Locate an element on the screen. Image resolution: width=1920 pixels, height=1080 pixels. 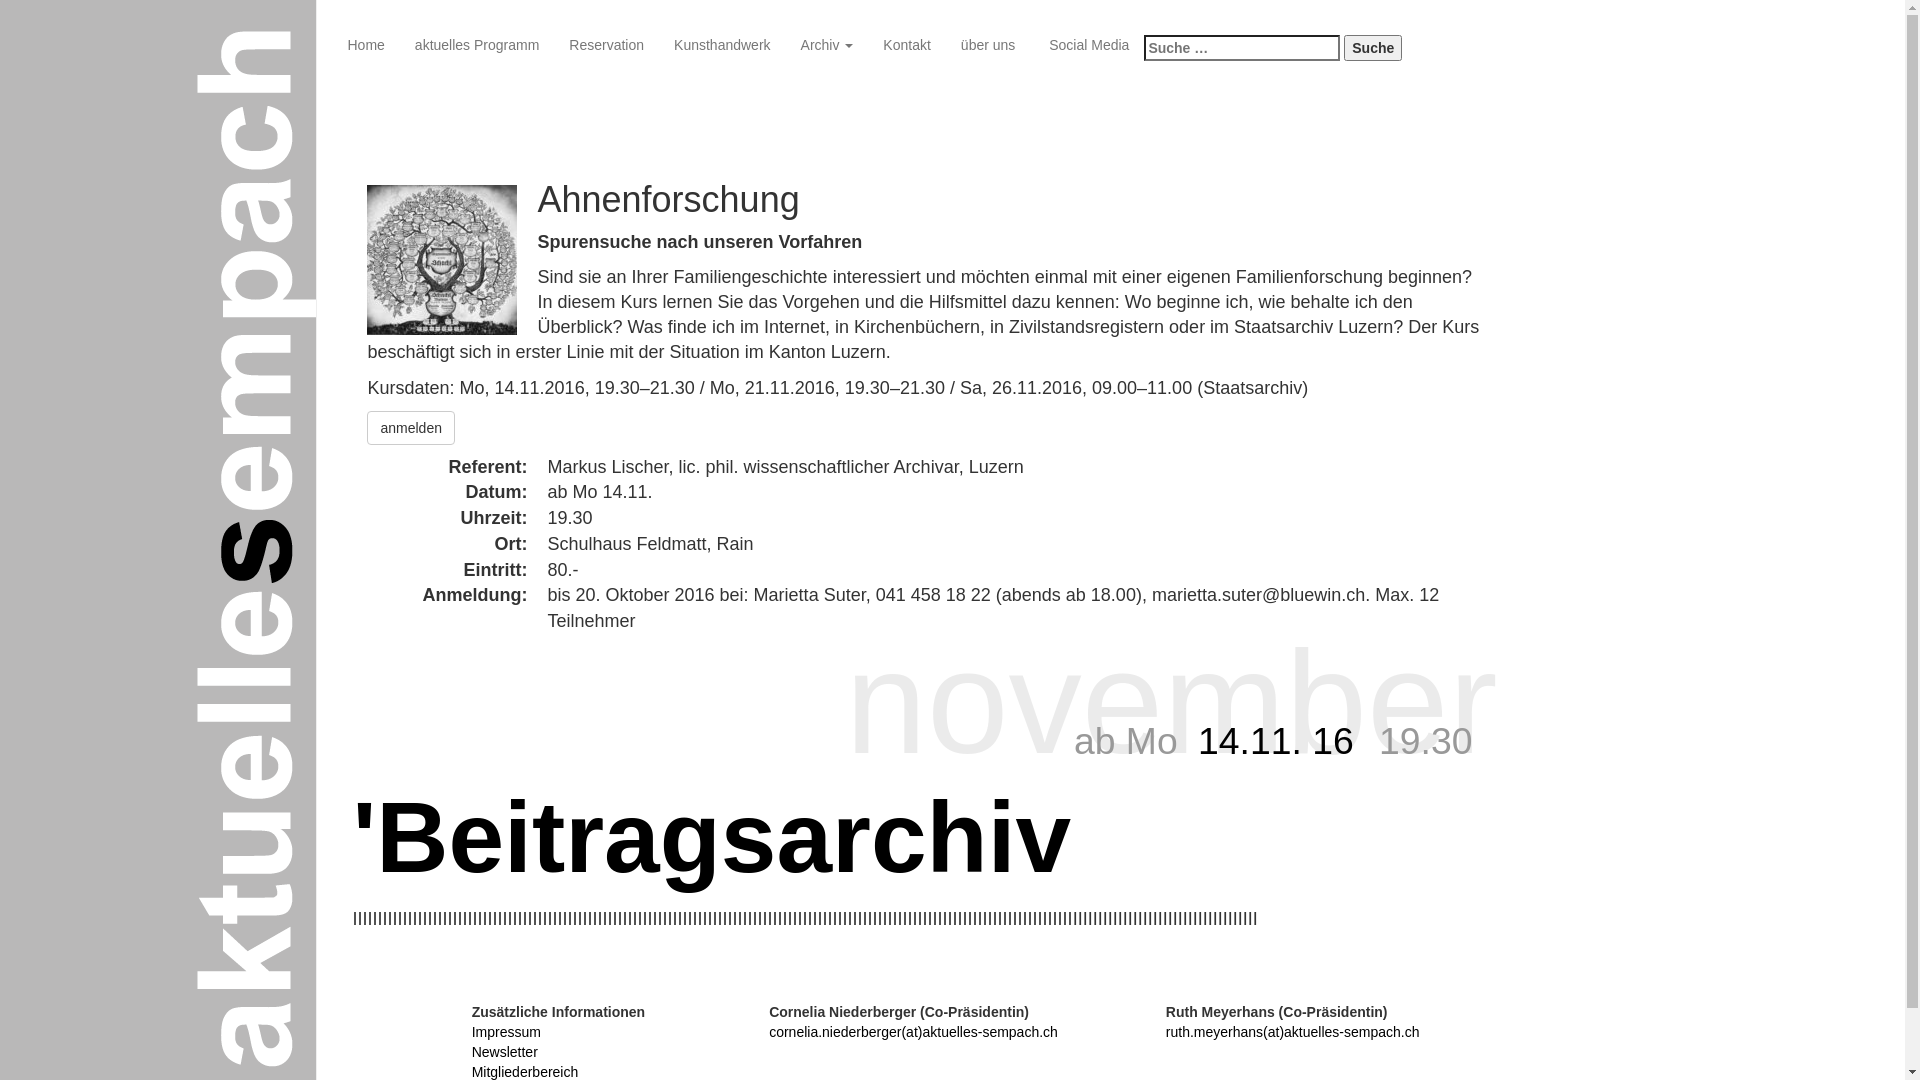
'aktuelles Programm' is located at coordinates (476, 45).